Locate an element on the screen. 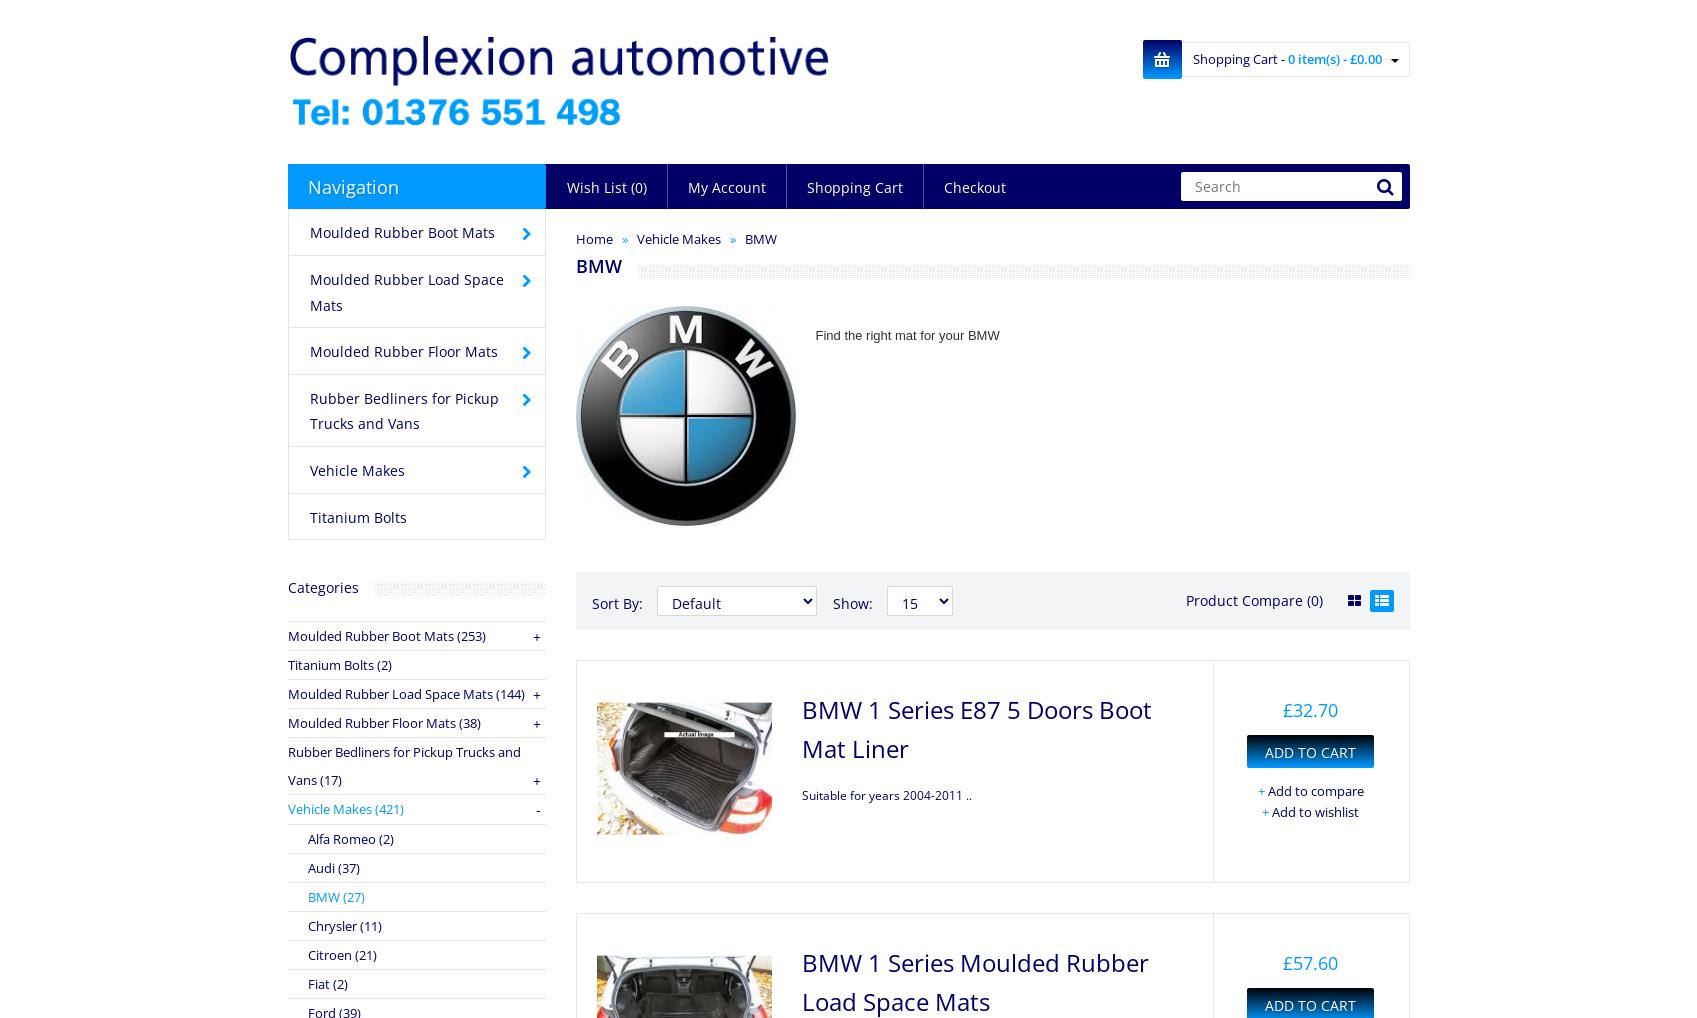 This screenshot has width=1697, height=1018. 'Moulded Rubber Load Space Mats (144)' is located at coordinates (404, 693).